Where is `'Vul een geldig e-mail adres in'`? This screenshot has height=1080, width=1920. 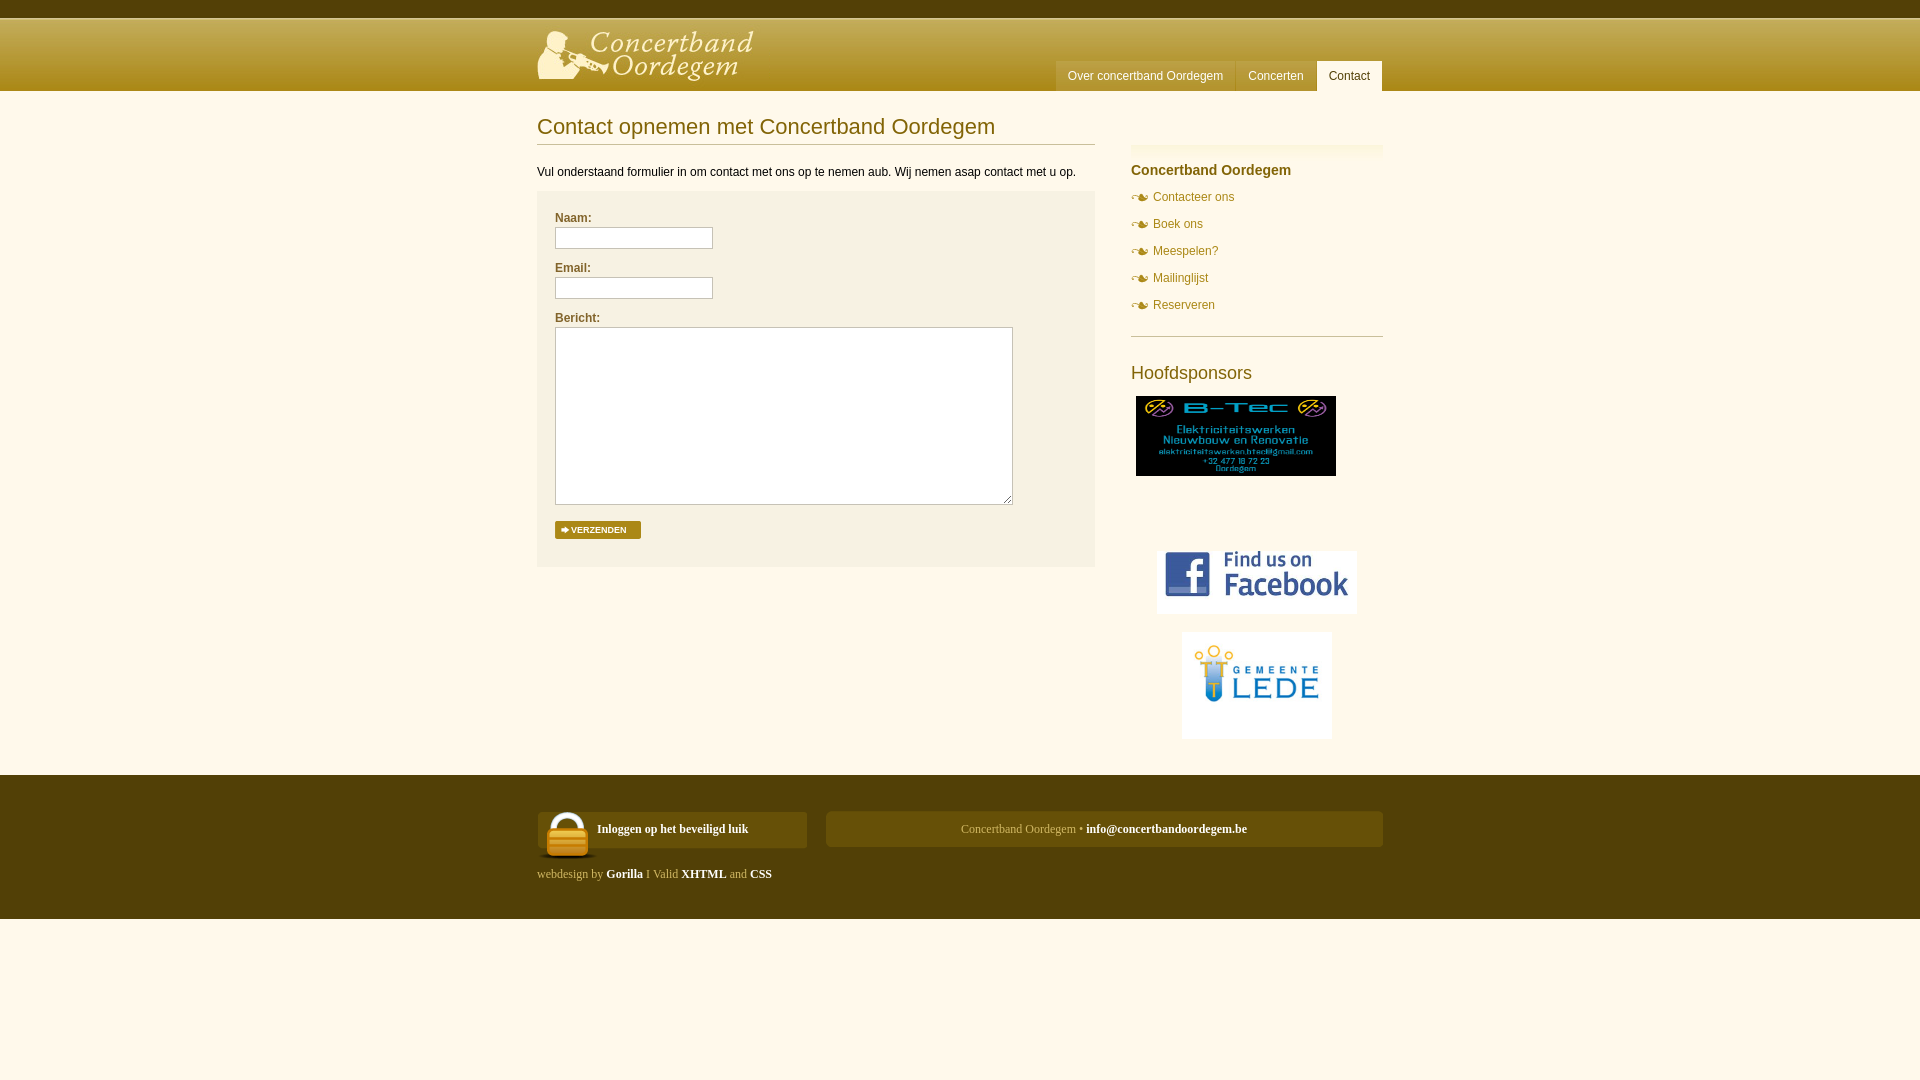 'Vul een geldig e-mail adres in' is located at coordinates (632, 288).